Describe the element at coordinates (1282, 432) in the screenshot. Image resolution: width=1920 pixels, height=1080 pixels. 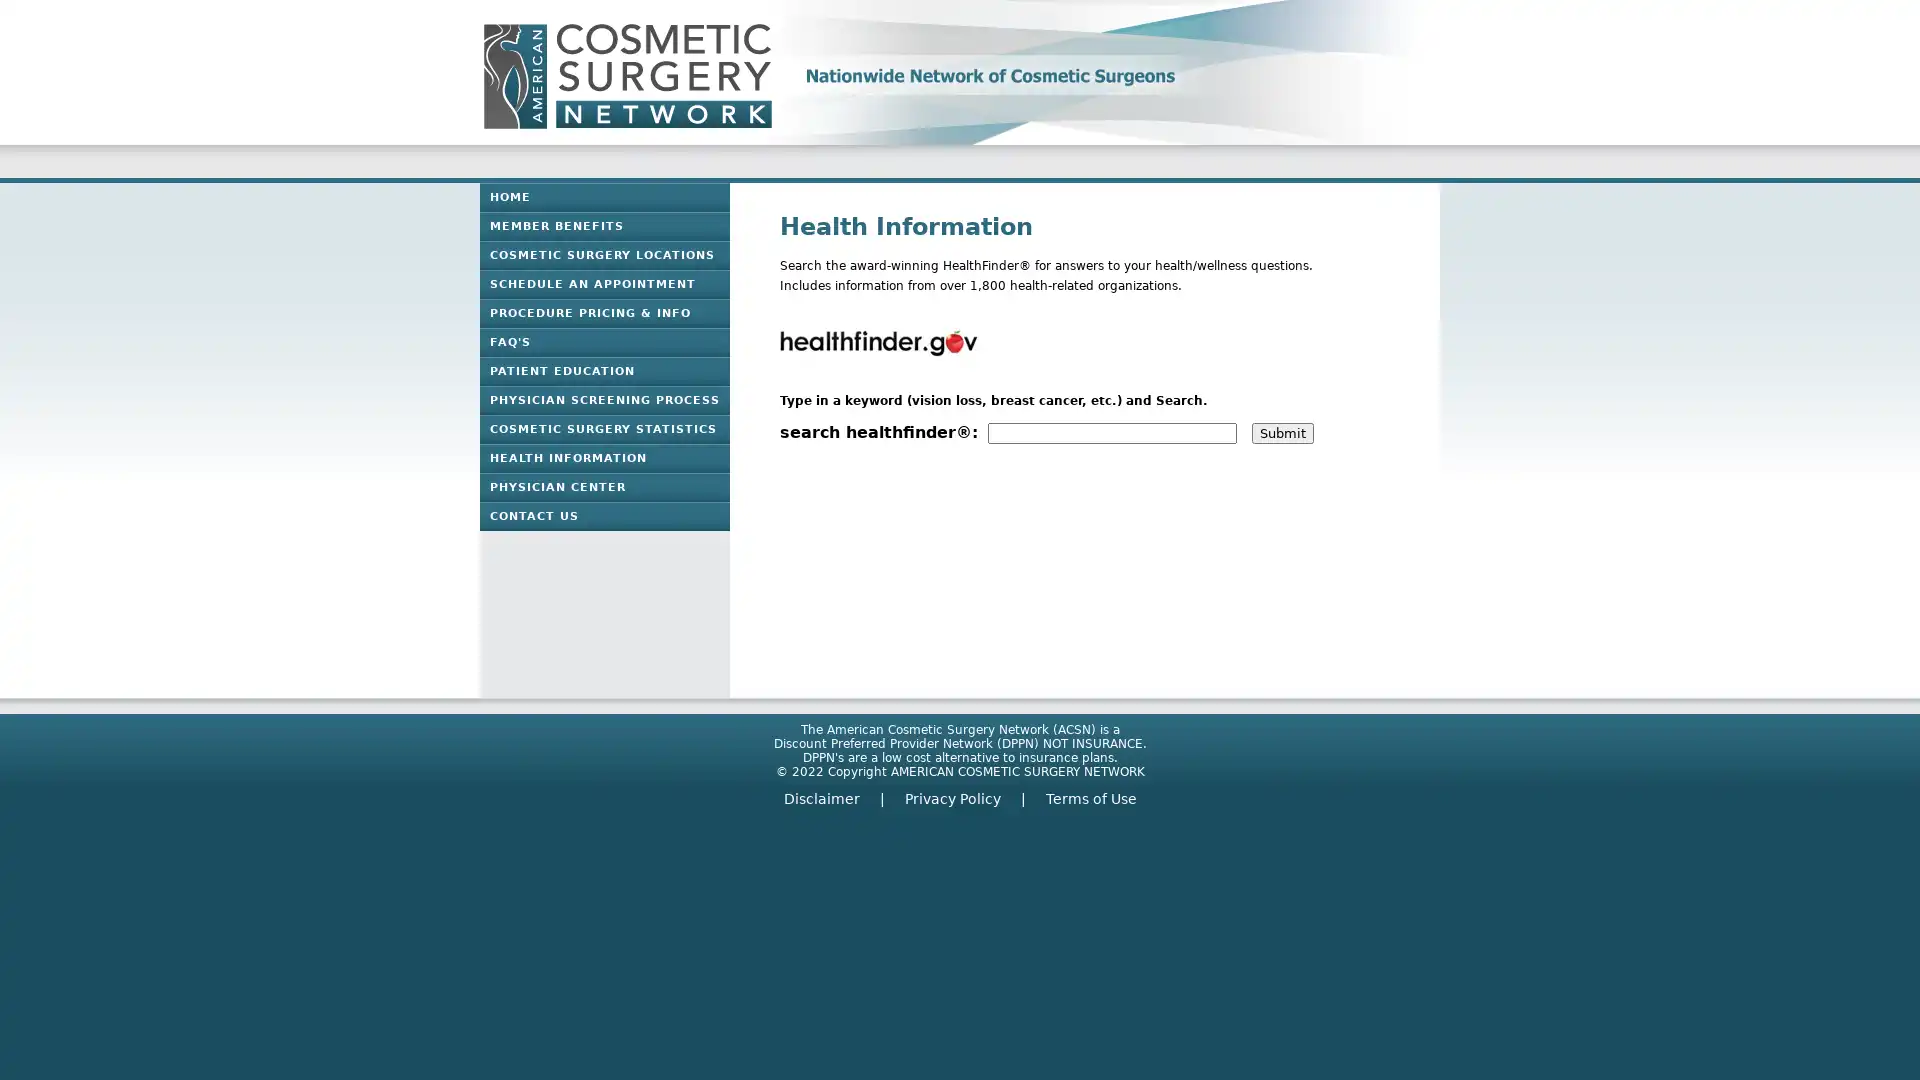
I see `Submit` at that location.